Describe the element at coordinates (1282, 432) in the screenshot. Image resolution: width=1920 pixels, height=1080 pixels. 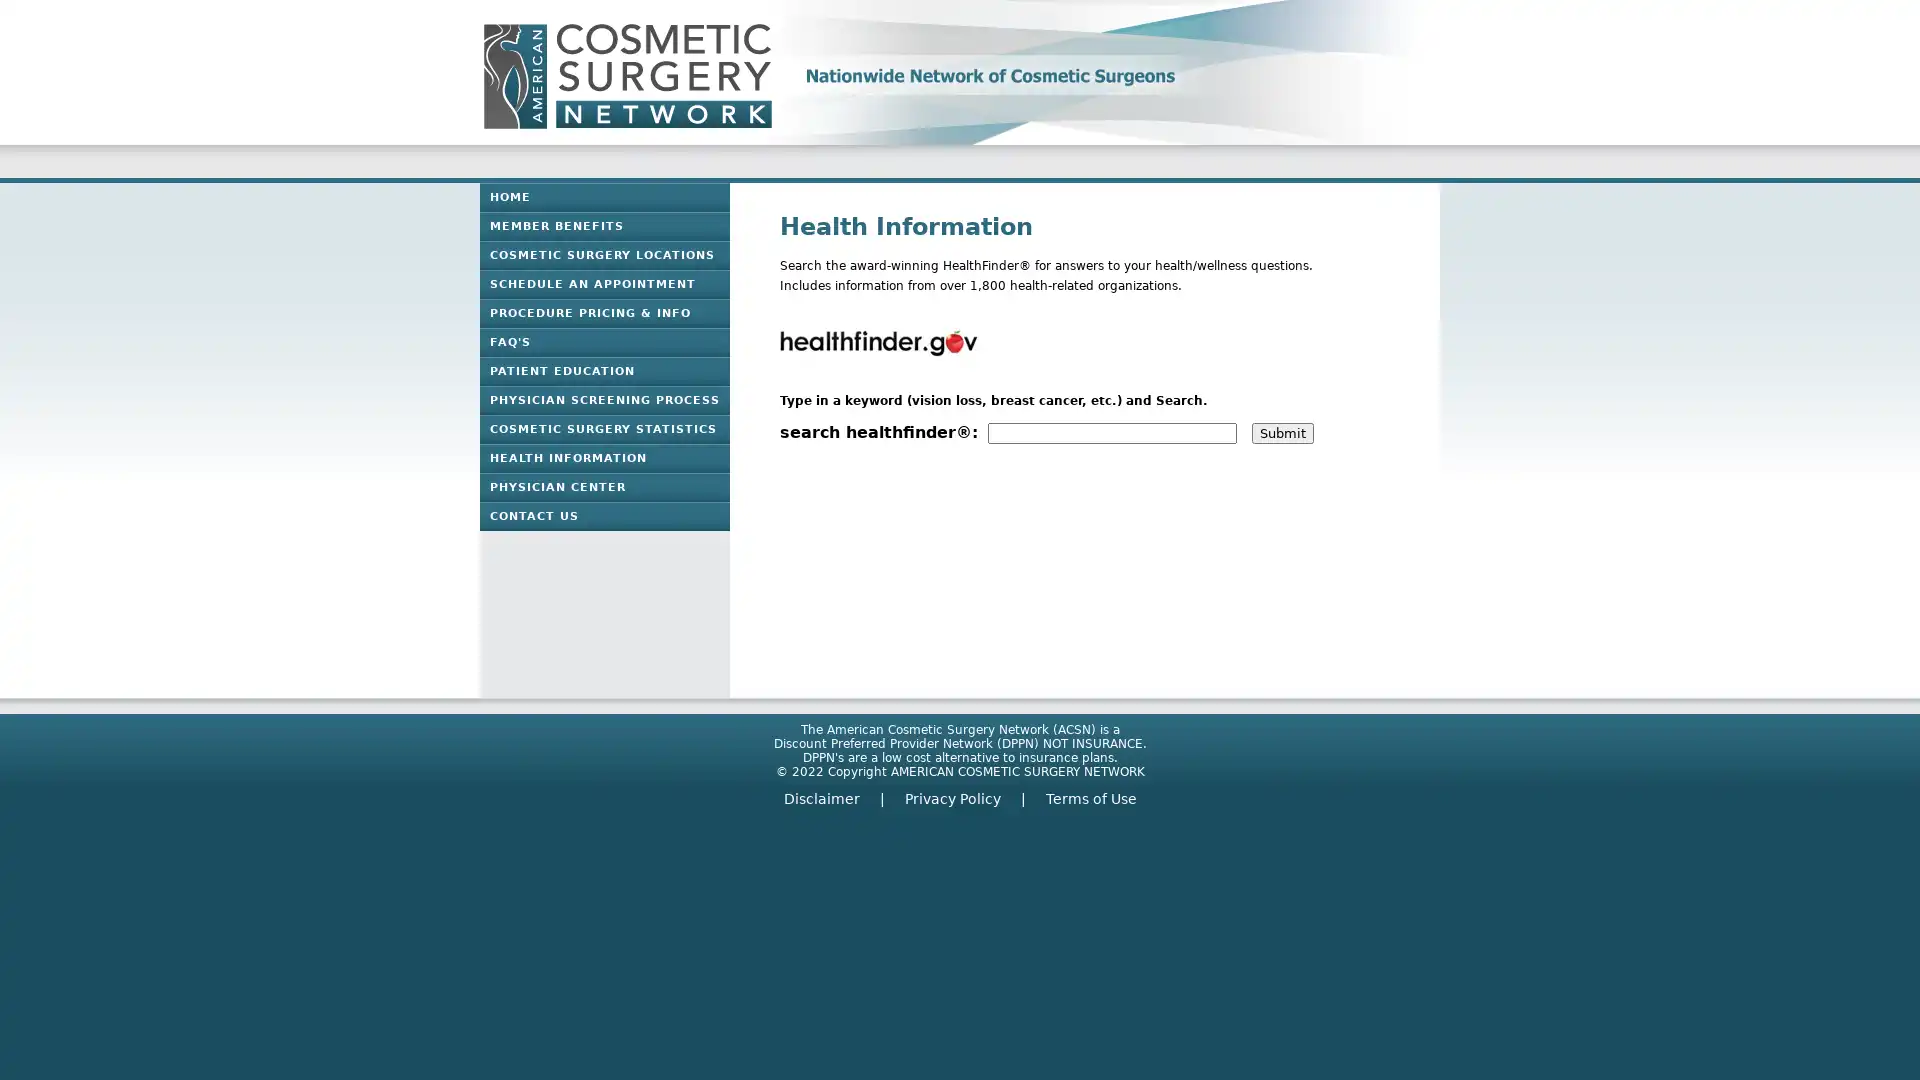
I see `Submit` at that location.